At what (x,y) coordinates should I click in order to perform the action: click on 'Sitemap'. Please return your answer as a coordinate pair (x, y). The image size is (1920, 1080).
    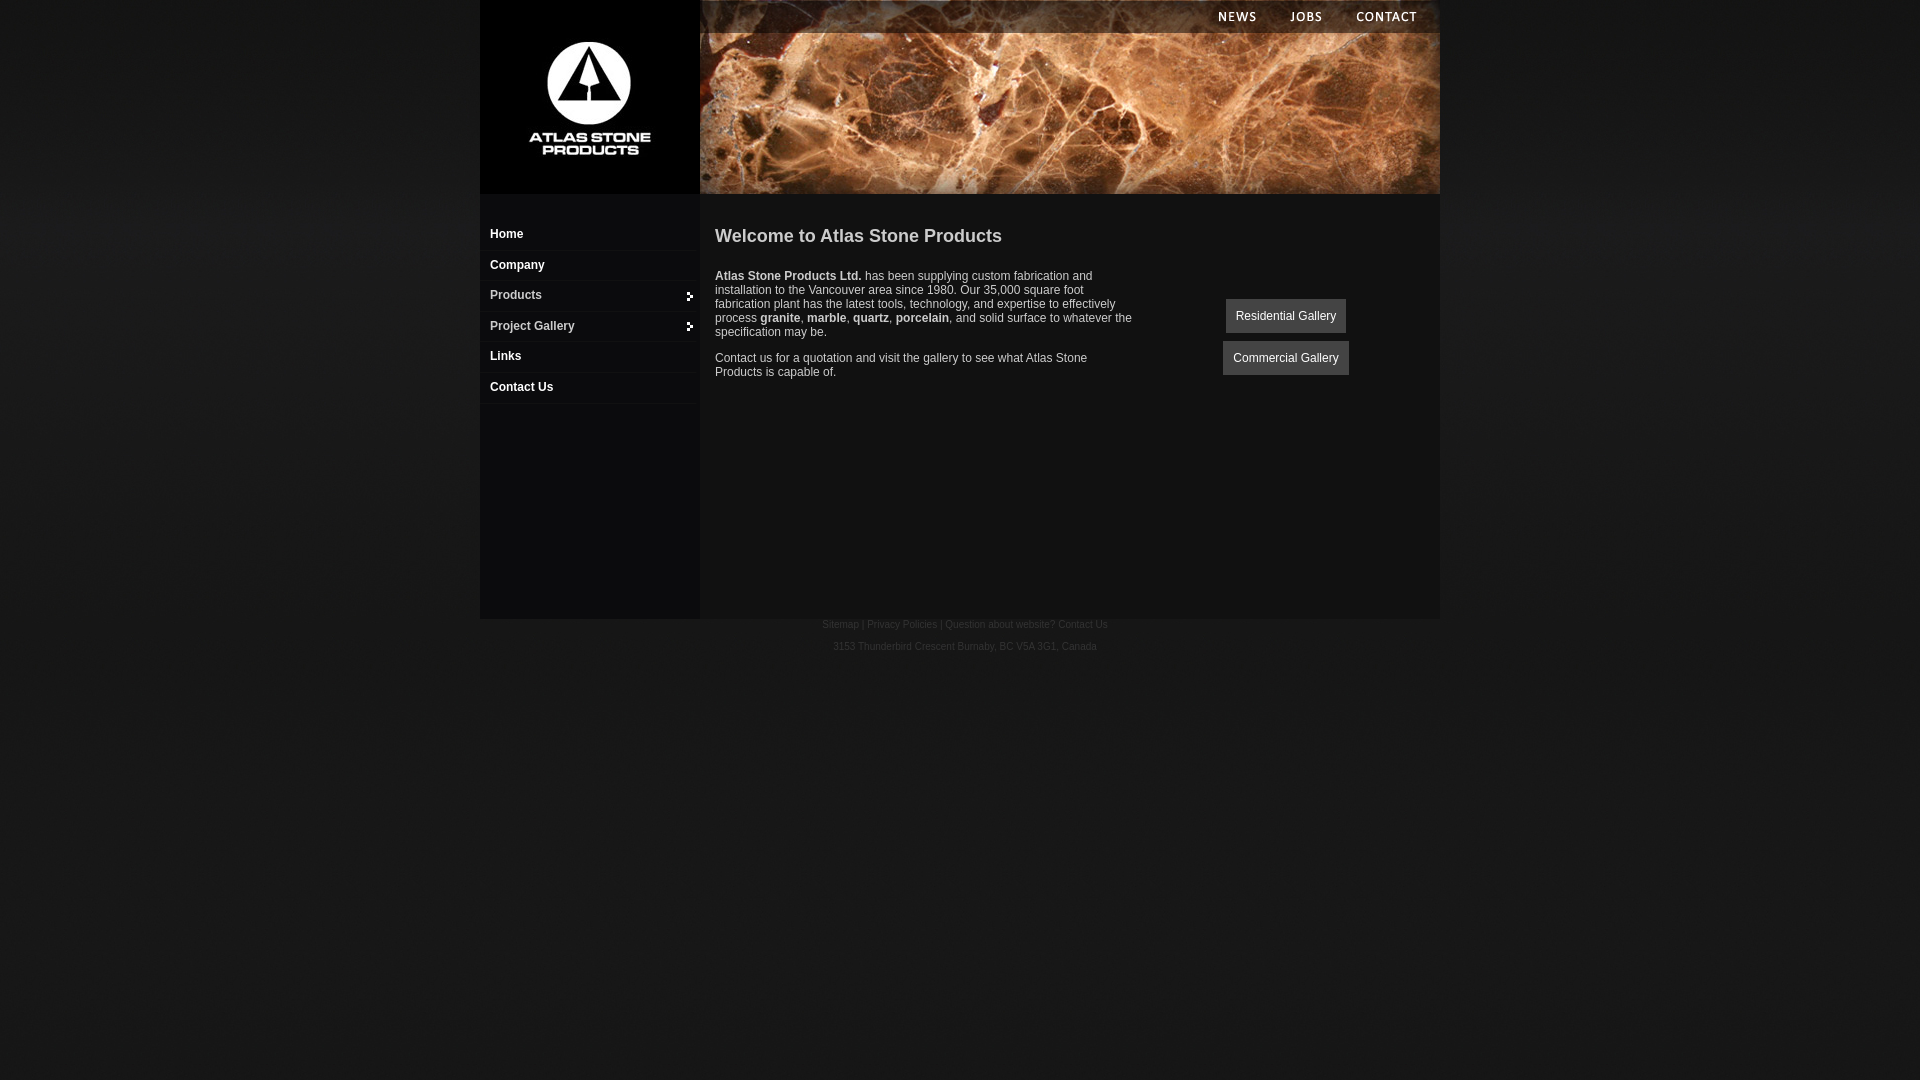
    Looking at the image, I should click on (840, 623).